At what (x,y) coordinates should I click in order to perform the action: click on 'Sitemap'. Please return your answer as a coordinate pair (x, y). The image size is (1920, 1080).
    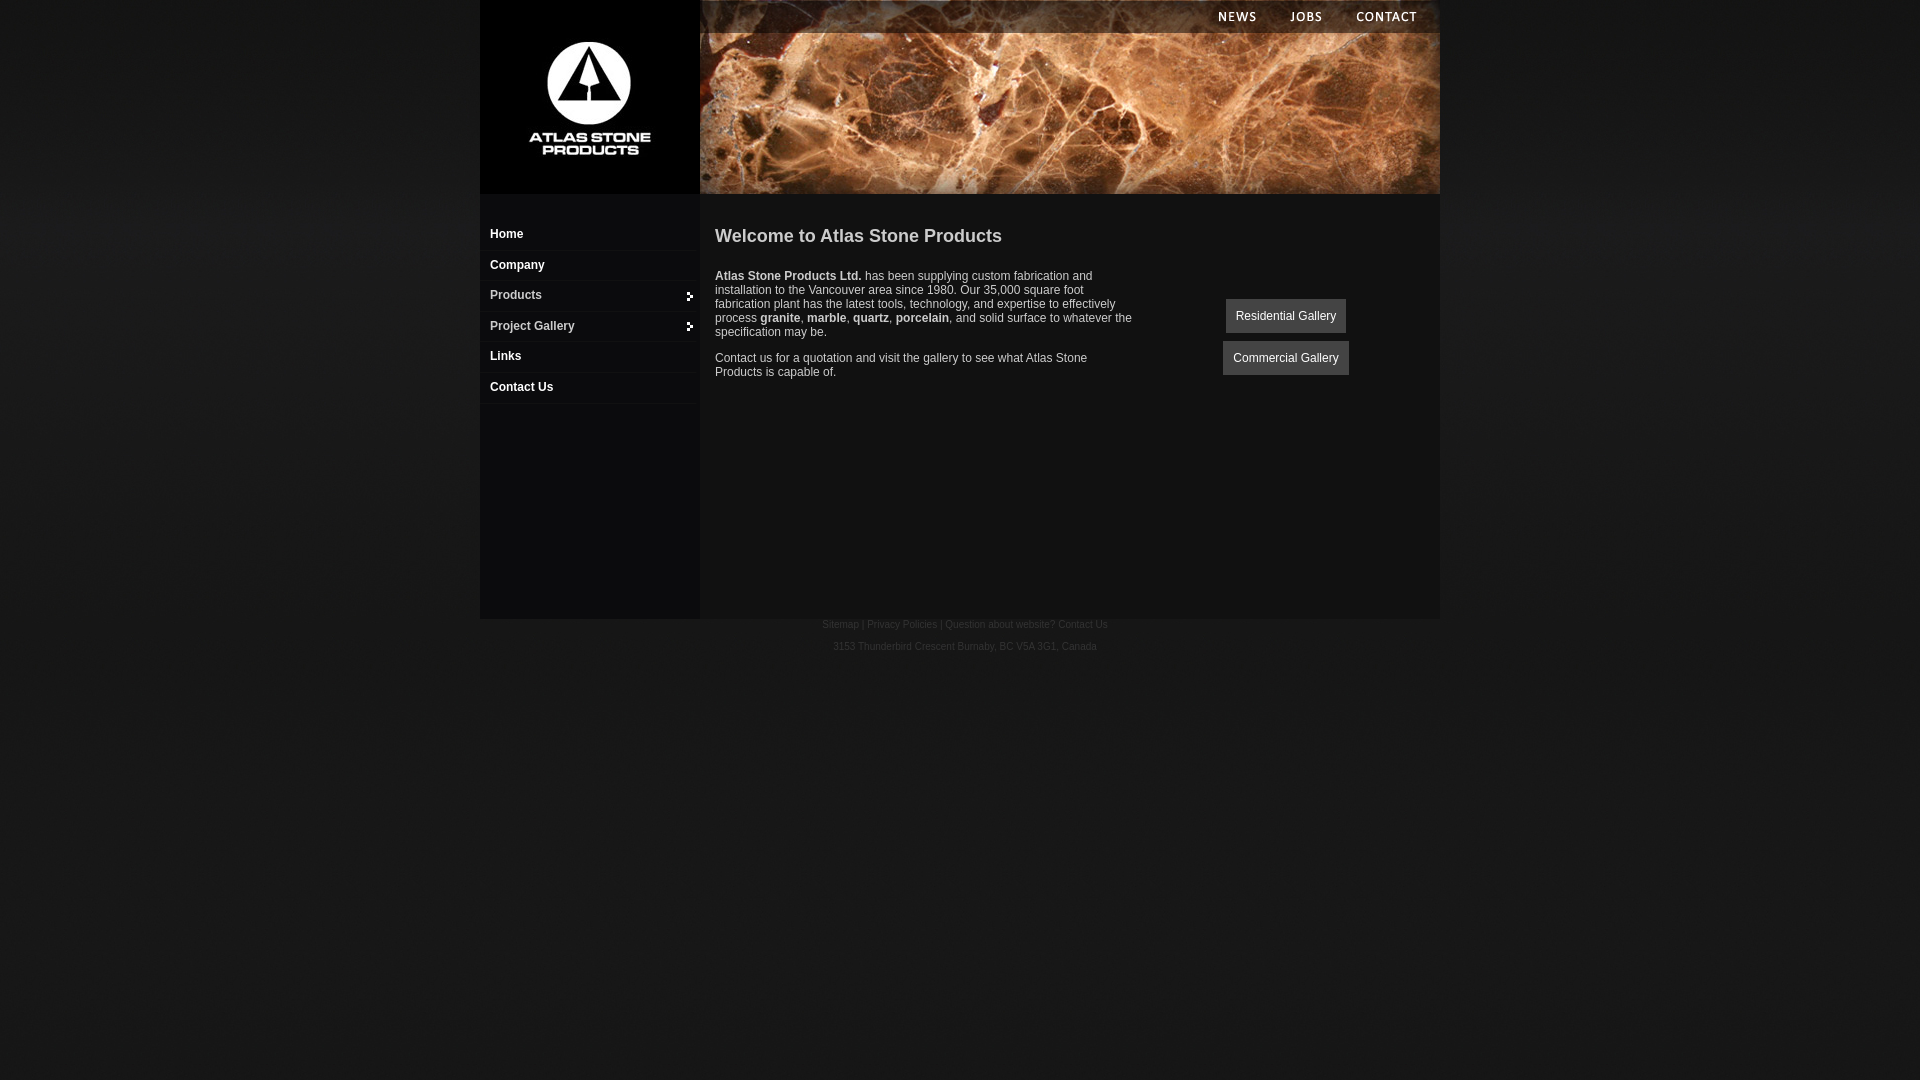
    Looking at the image, I should click on (840, 623).